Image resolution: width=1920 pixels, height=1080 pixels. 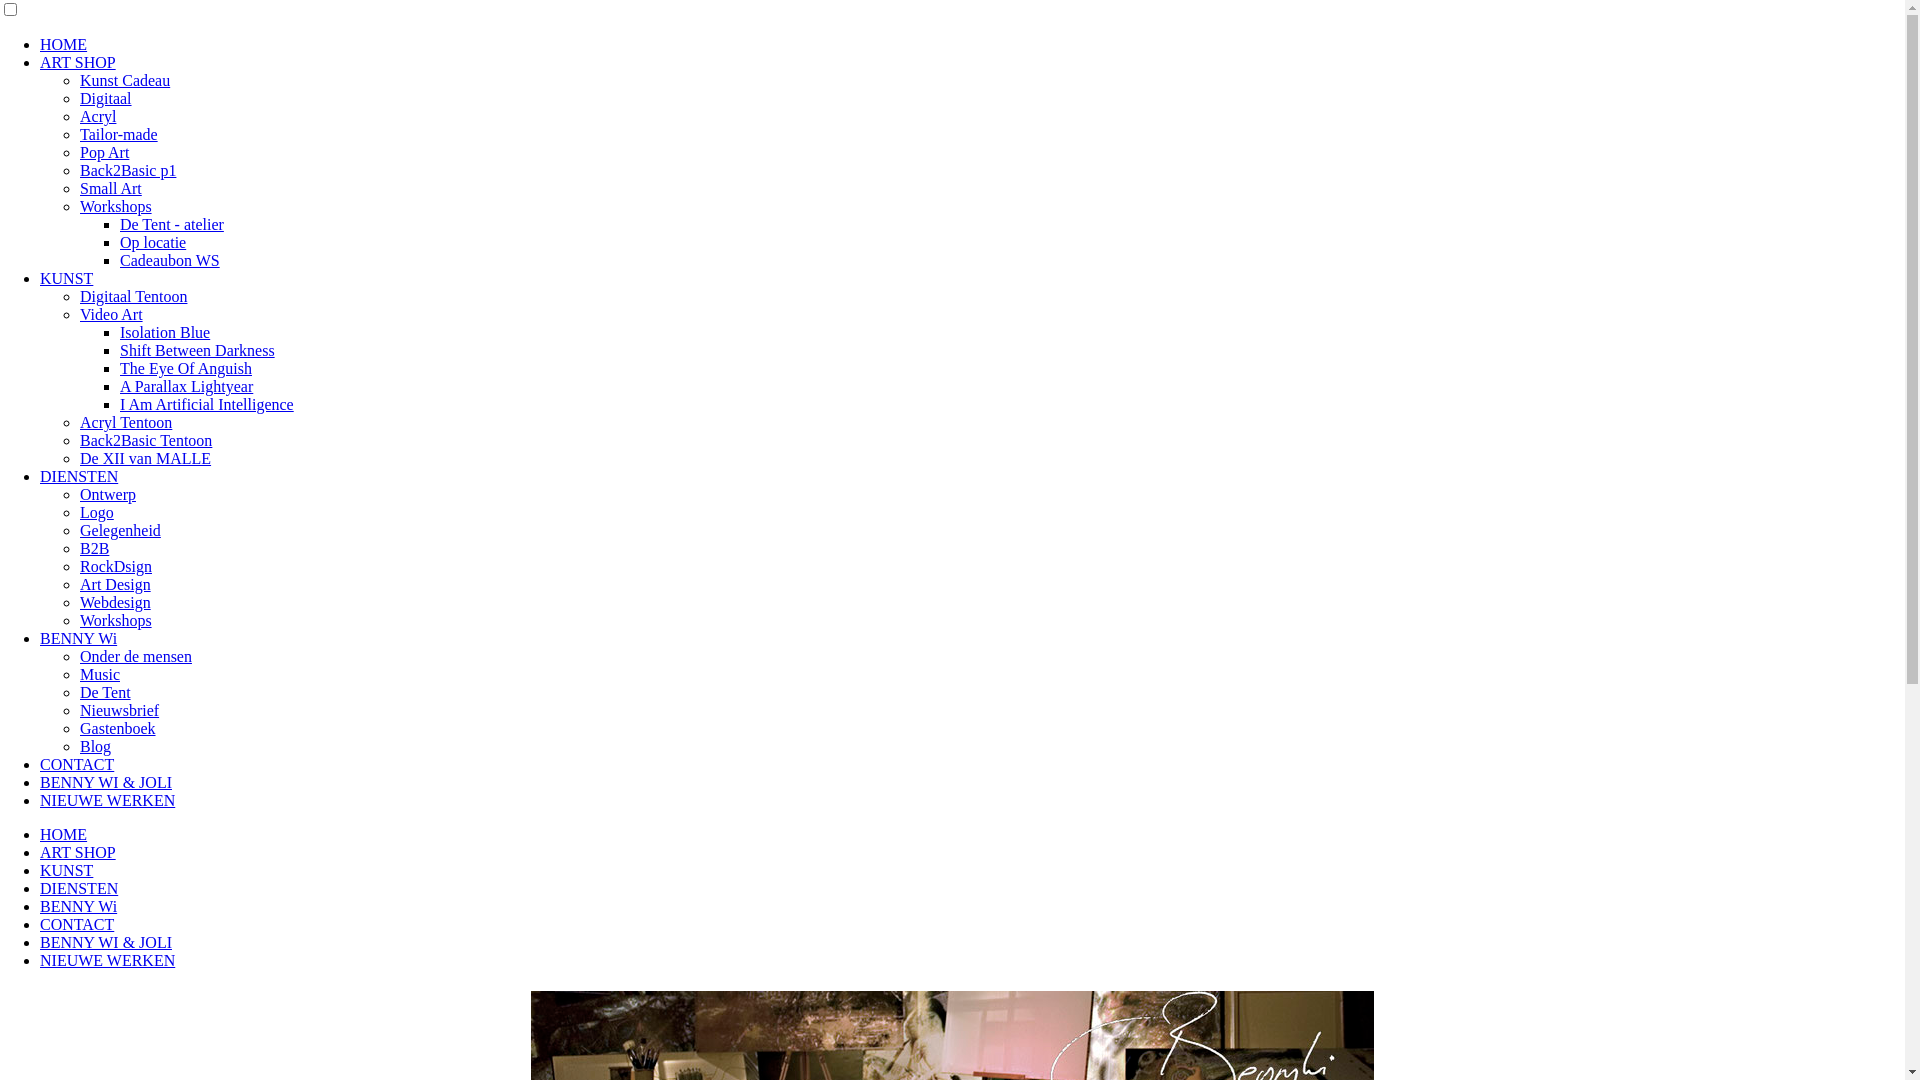 What do you see at coordinates (80, 439) in the screenshot?
I see `'Back2Basic Tentoon'` at bounding box center [80, 439].